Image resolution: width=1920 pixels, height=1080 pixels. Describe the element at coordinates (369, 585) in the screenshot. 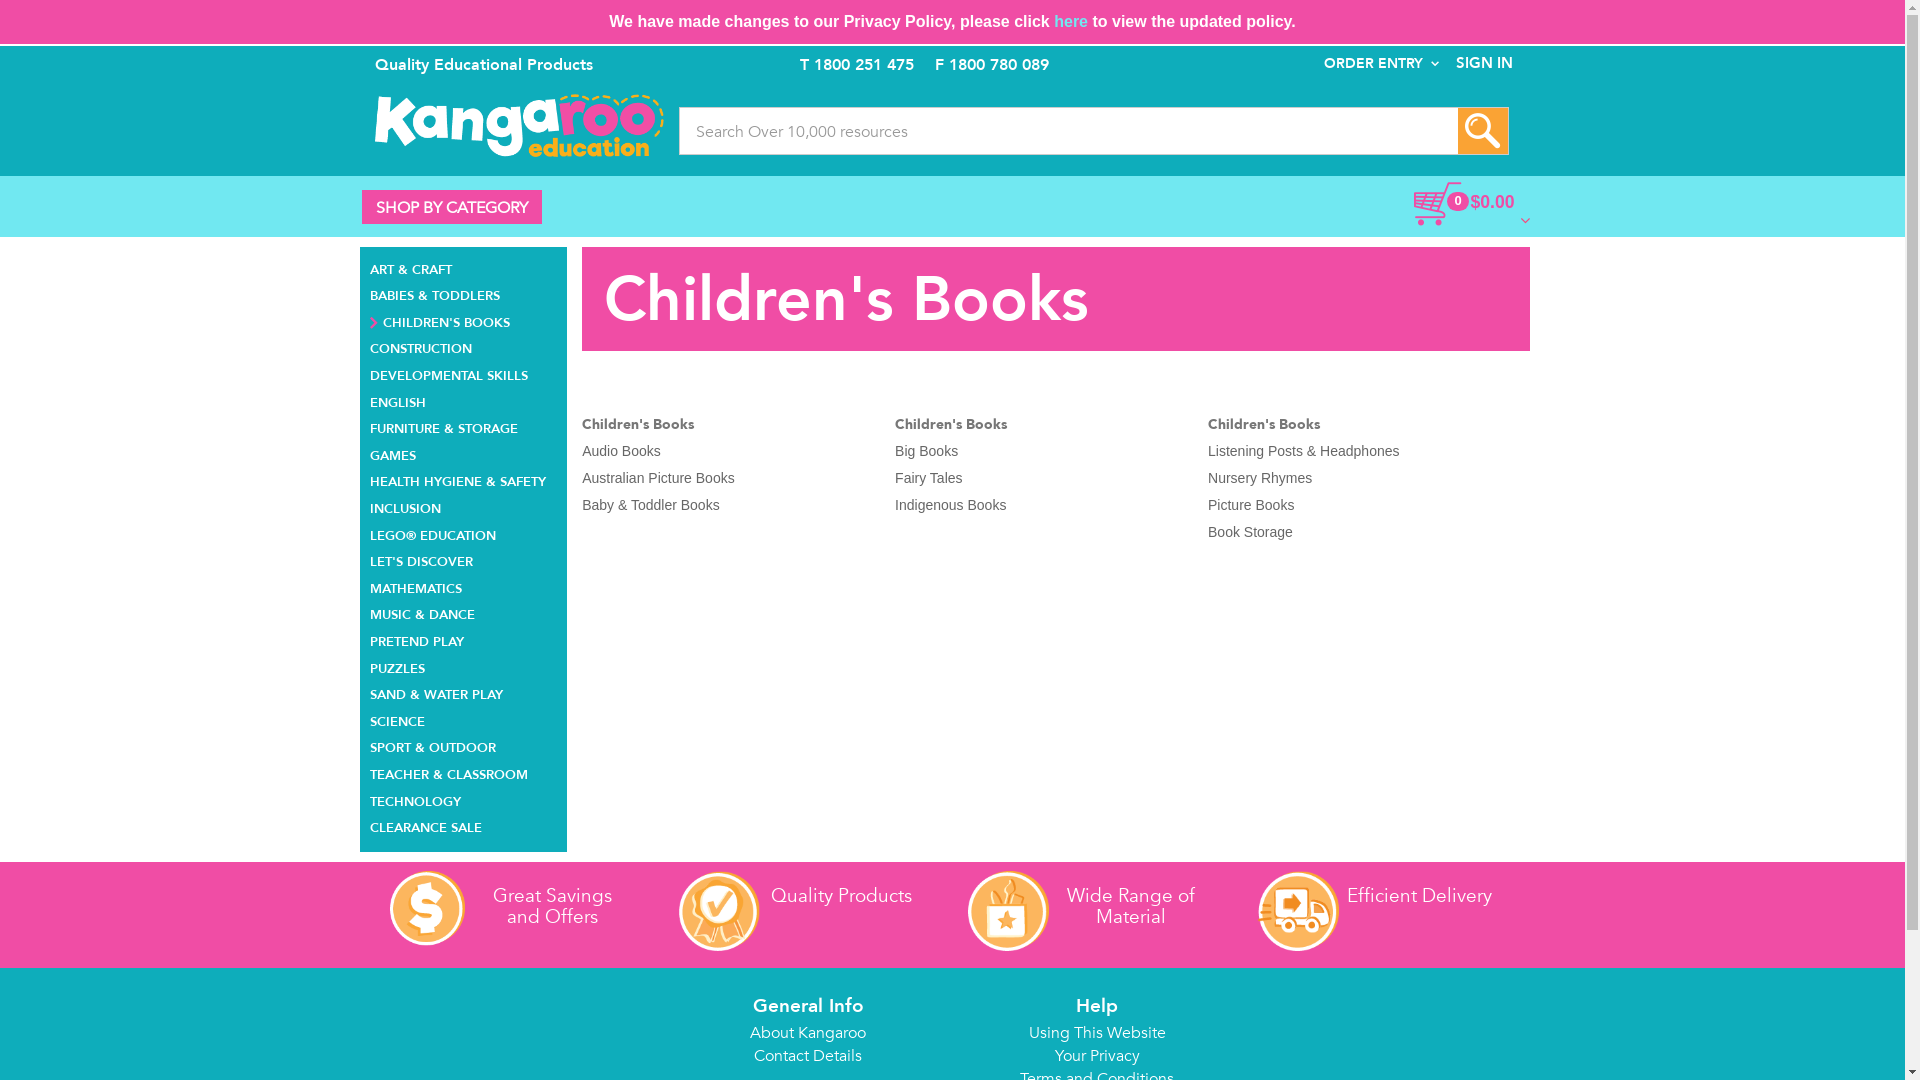

I see `'MATHEMATICS'` at that location.